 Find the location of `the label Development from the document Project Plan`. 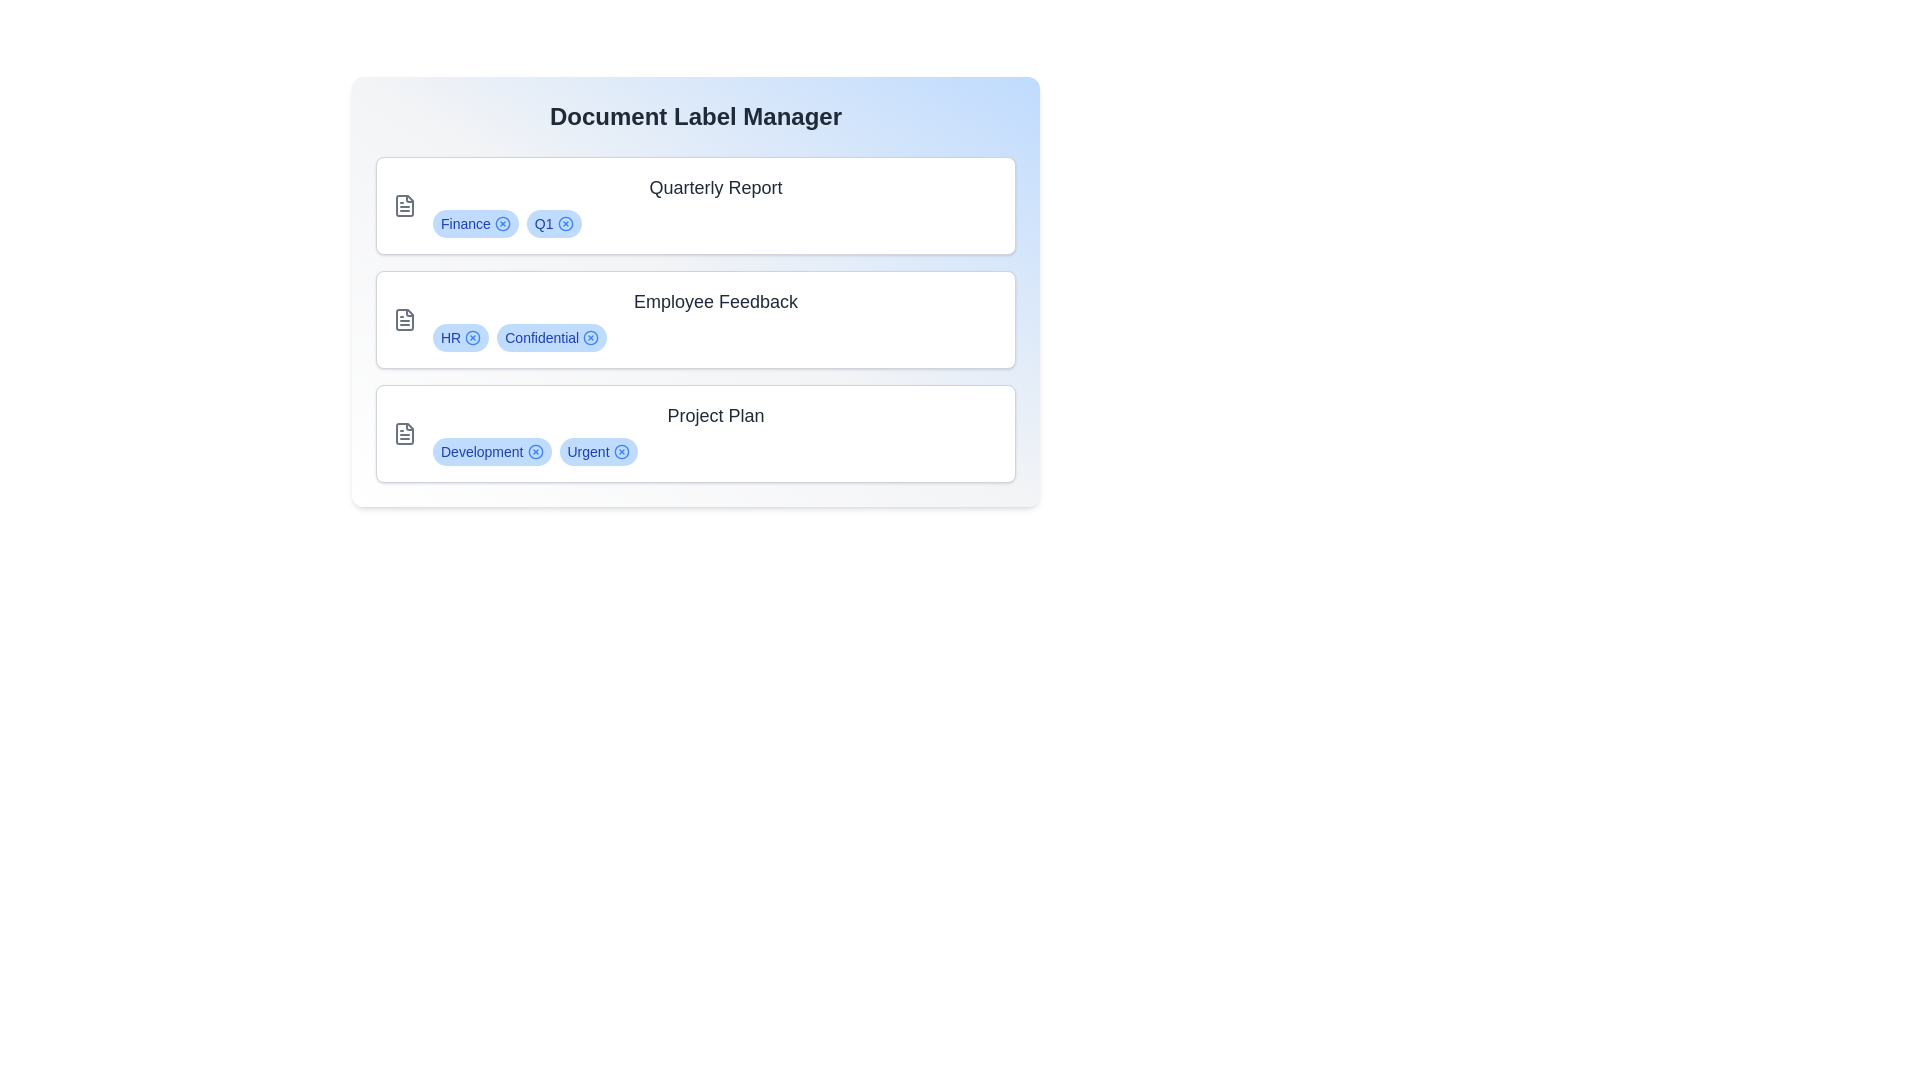

the label Development from the document Project Plan is located at coordinates (535, 451).